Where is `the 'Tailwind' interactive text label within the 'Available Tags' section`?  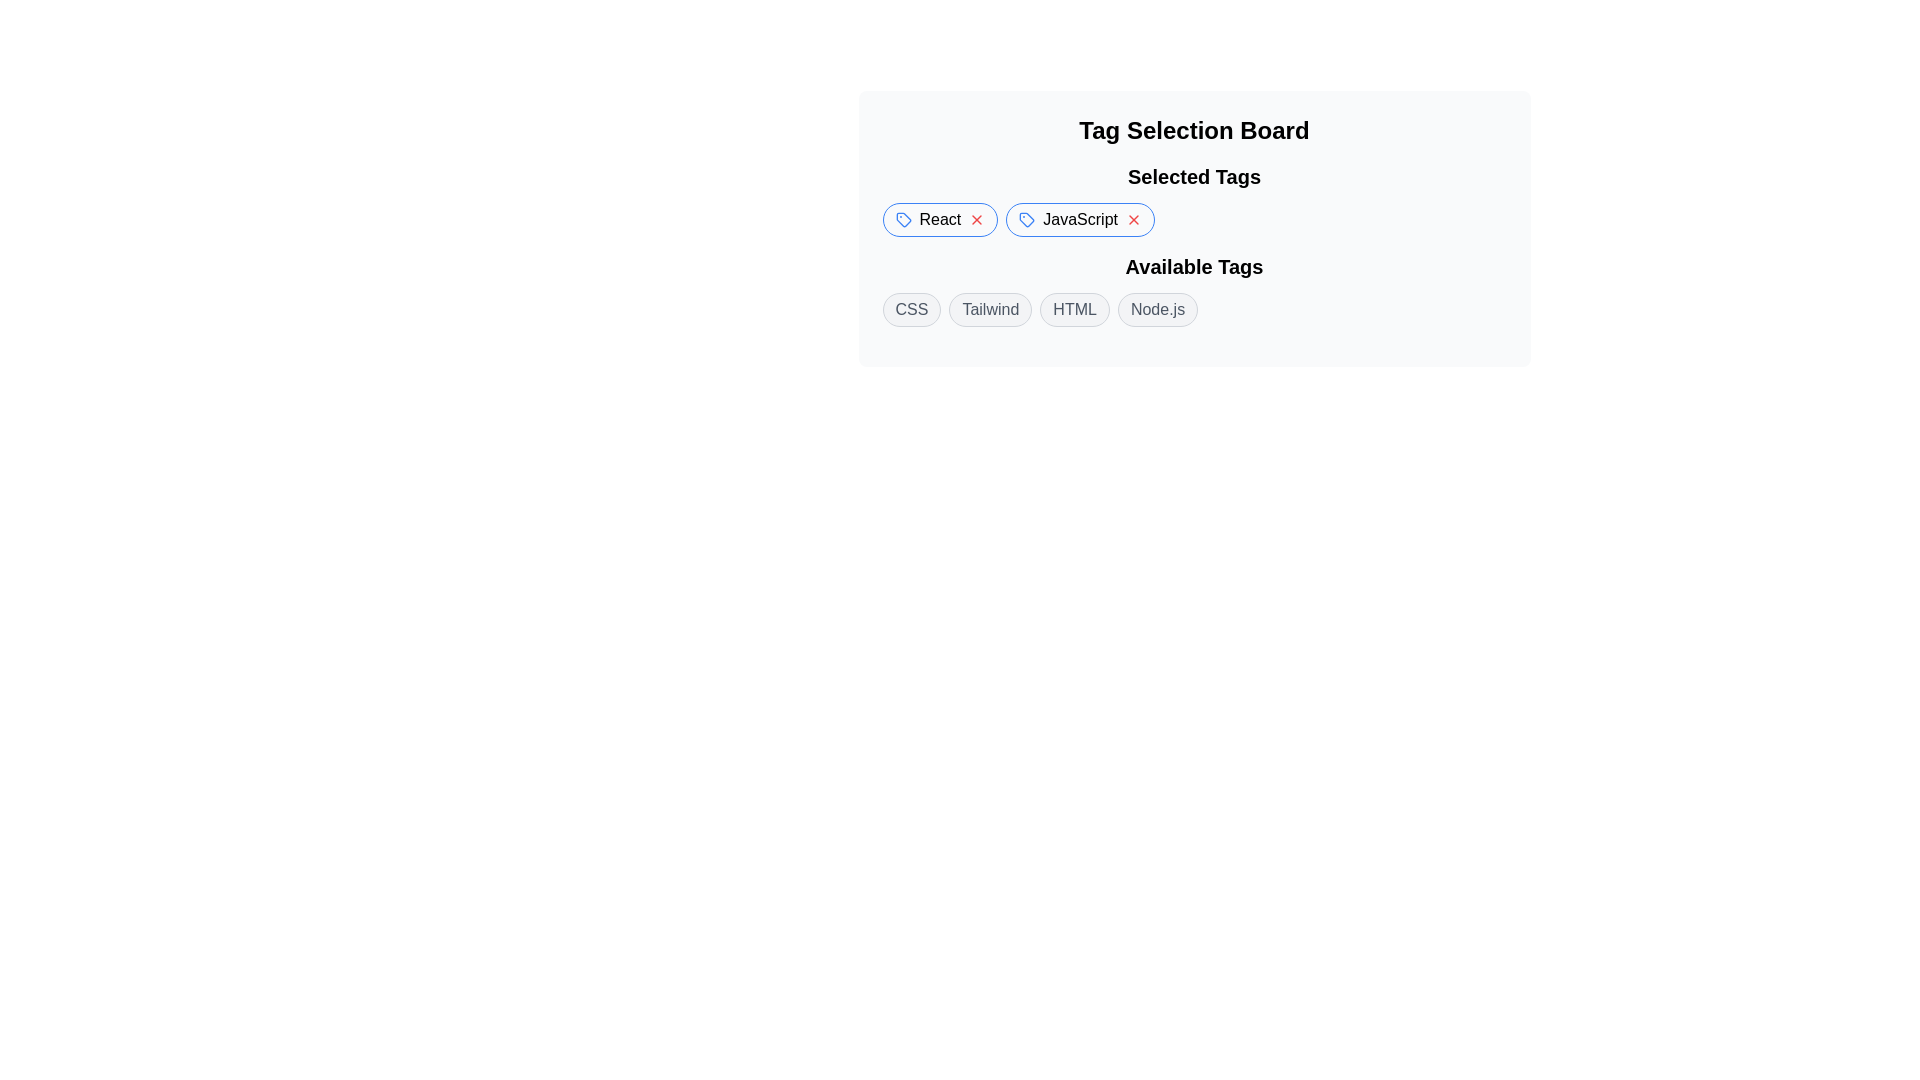
the 'Tailwind' interactive text label within the 'Available Tags' section is located at coordinates (990, 309).